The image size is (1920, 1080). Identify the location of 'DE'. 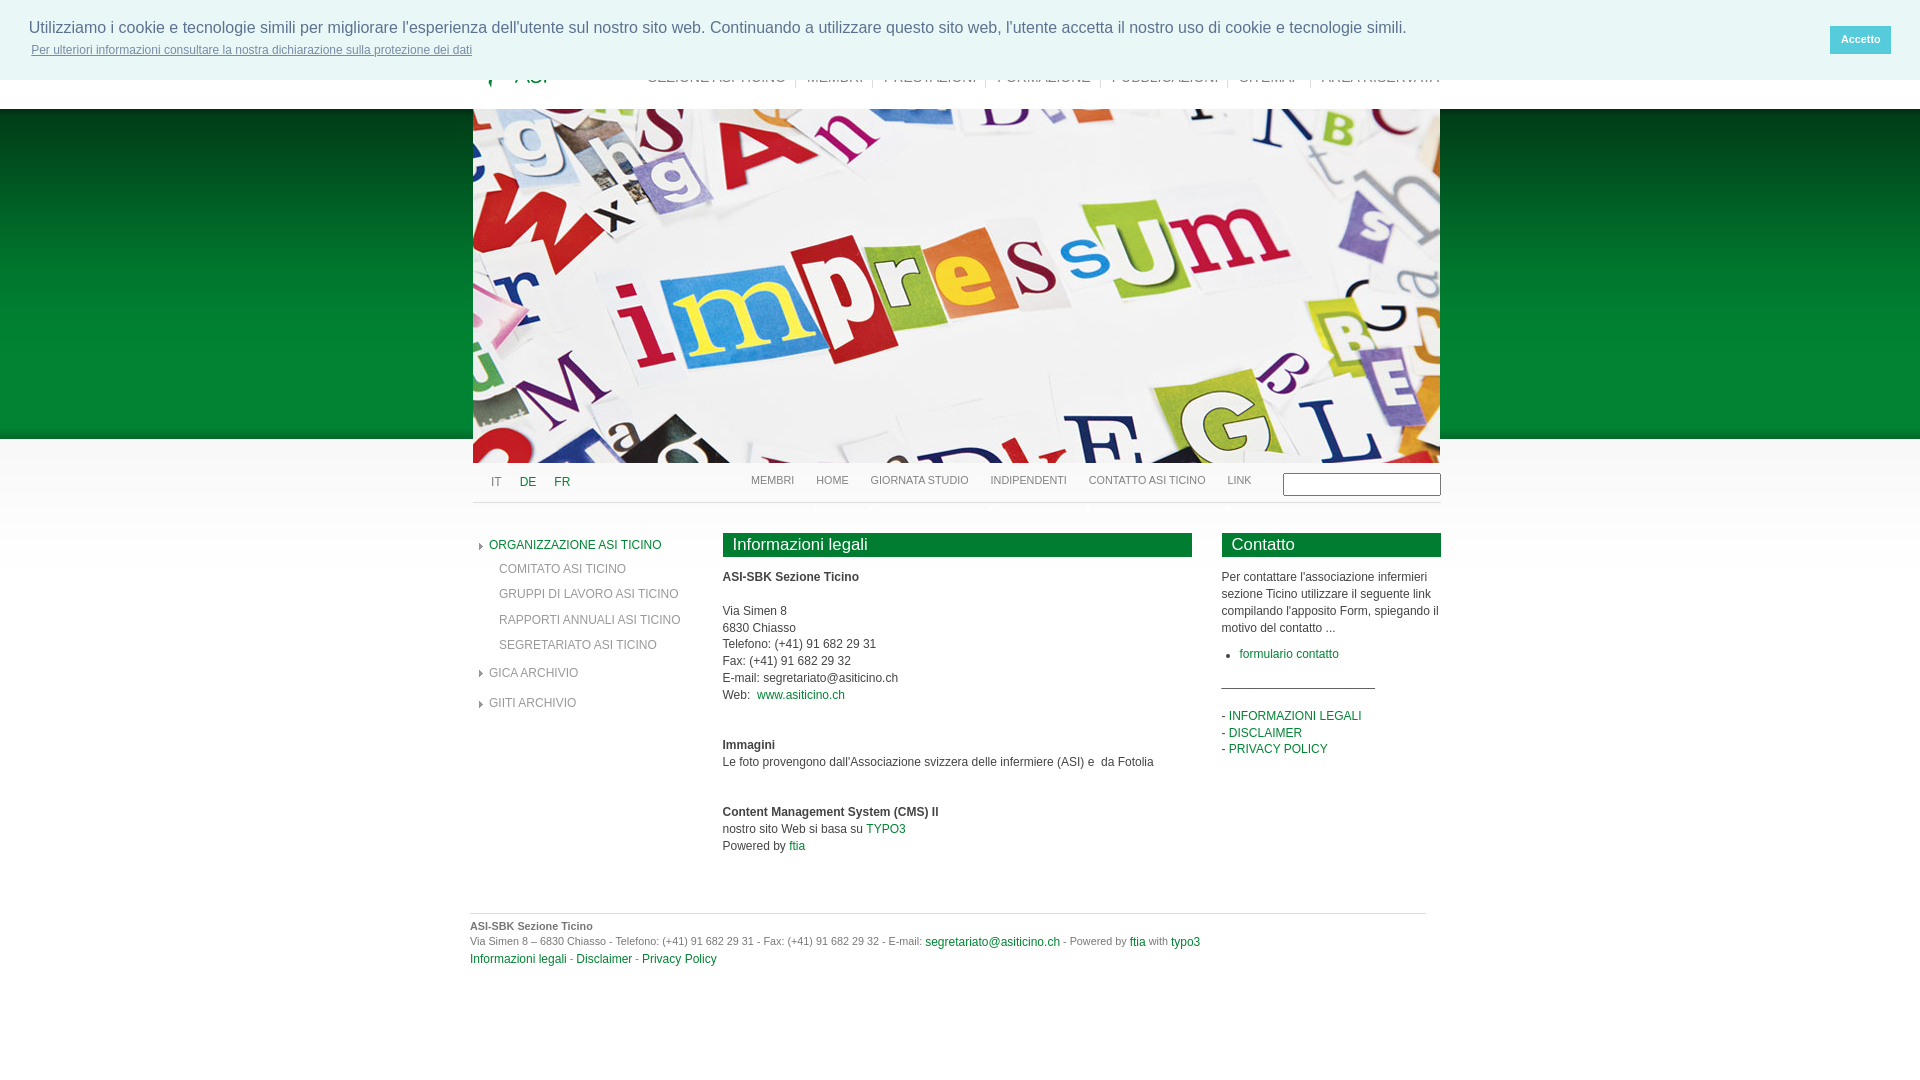
(519, 482).